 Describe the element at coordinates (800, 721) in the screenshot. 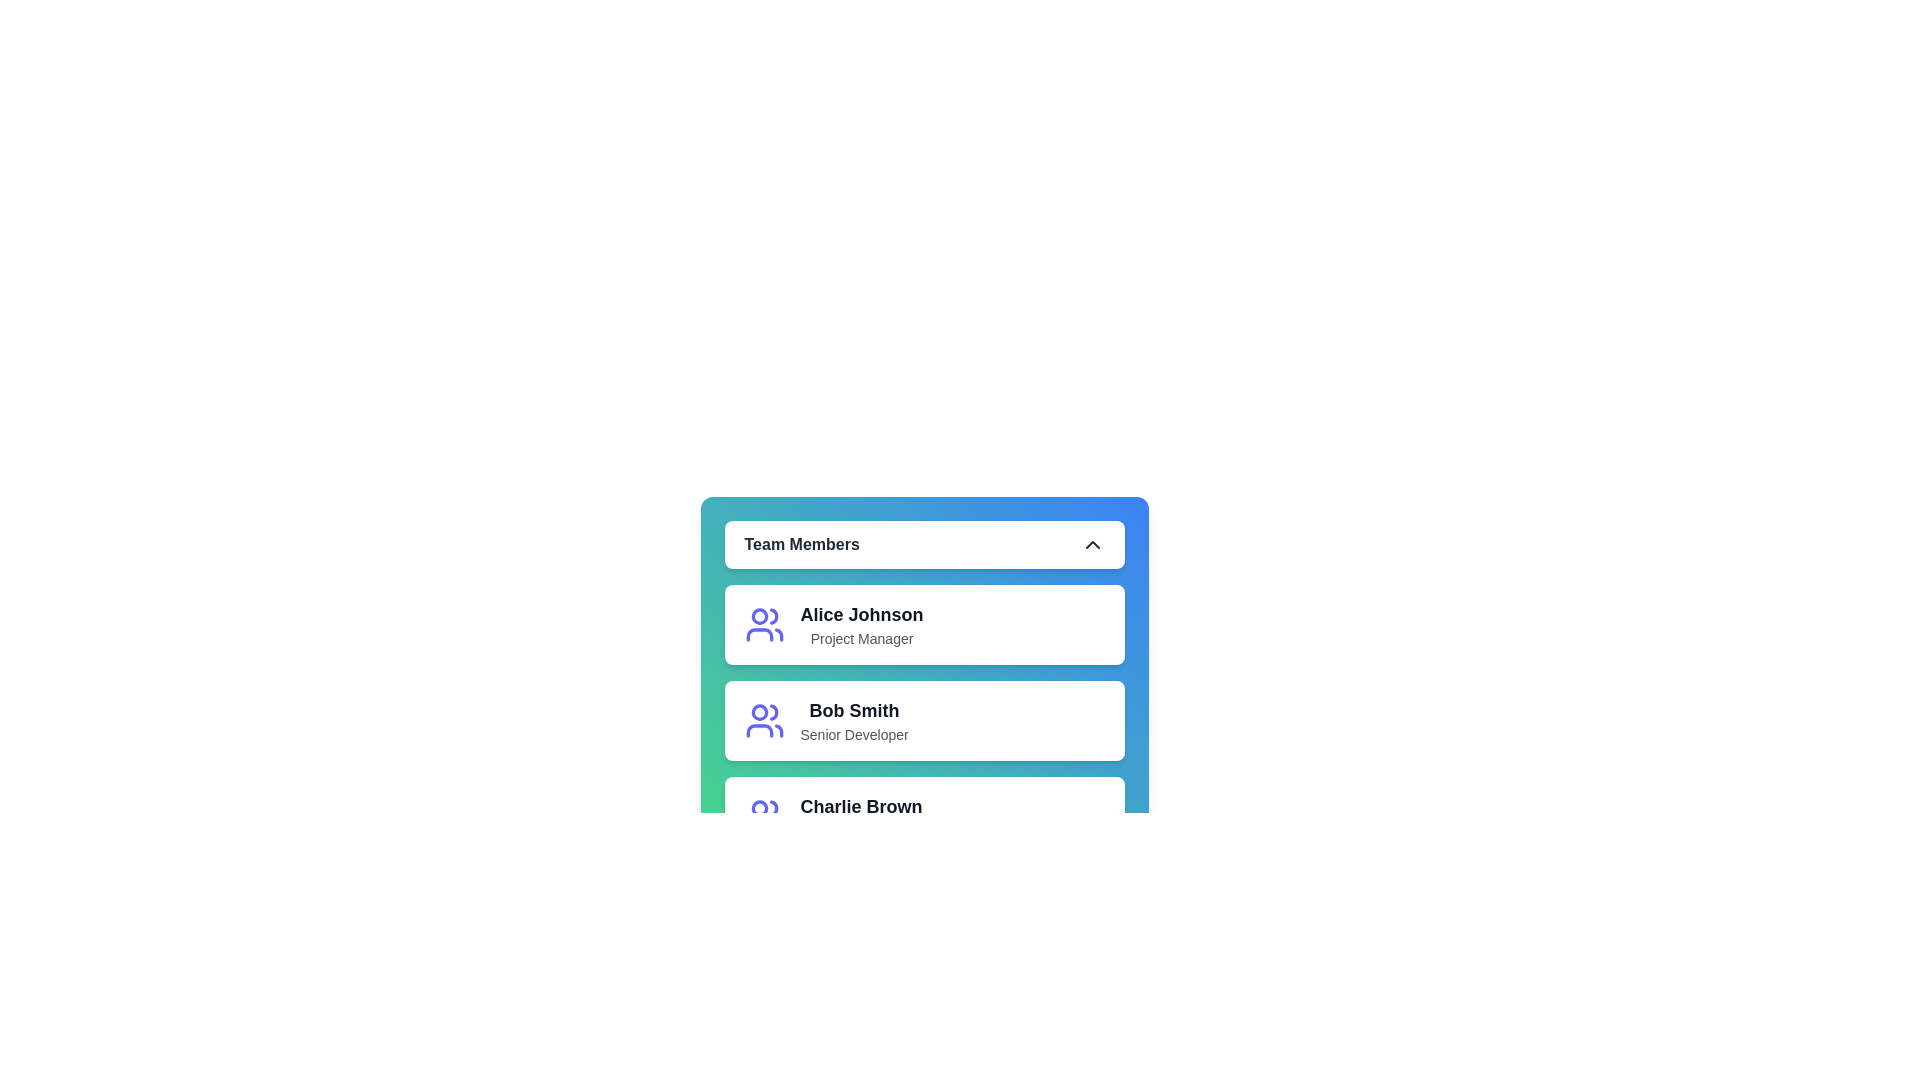

I see `the team member card for Bob Smith` at that location.